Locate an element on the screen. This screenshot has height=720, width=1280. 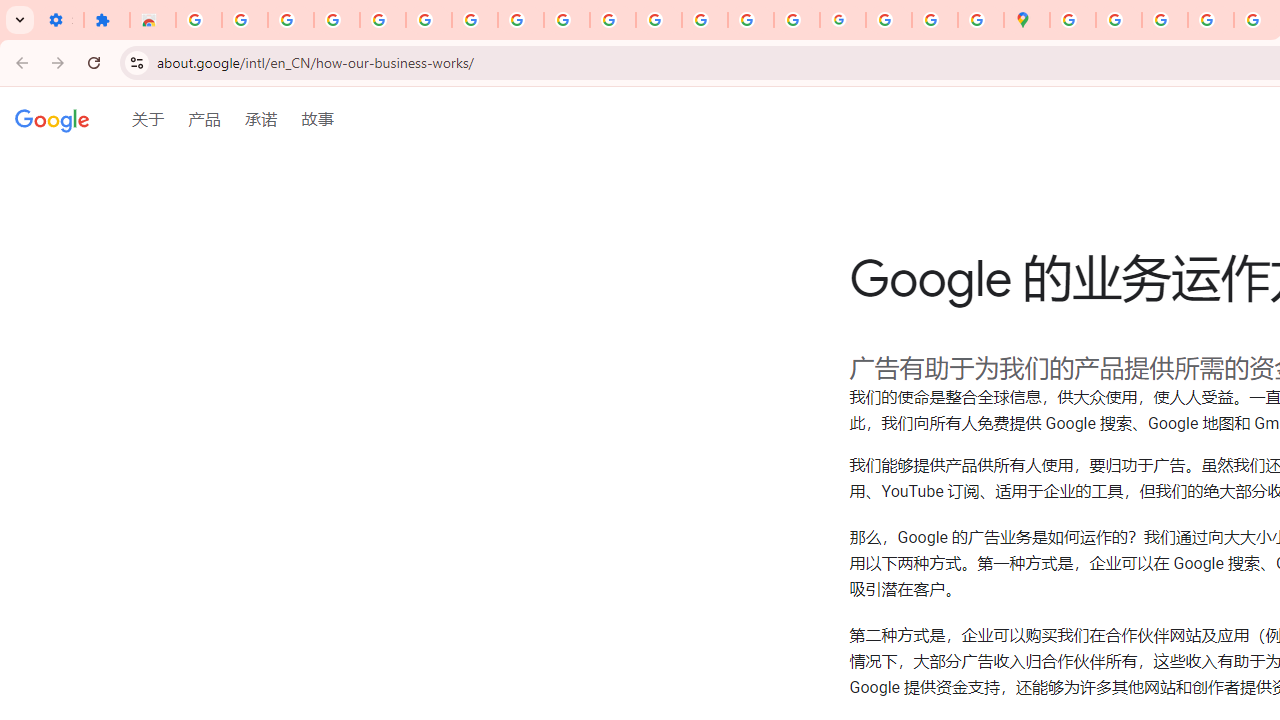
'Sign in - Google Accounts' is located at coordinates (427, 20).